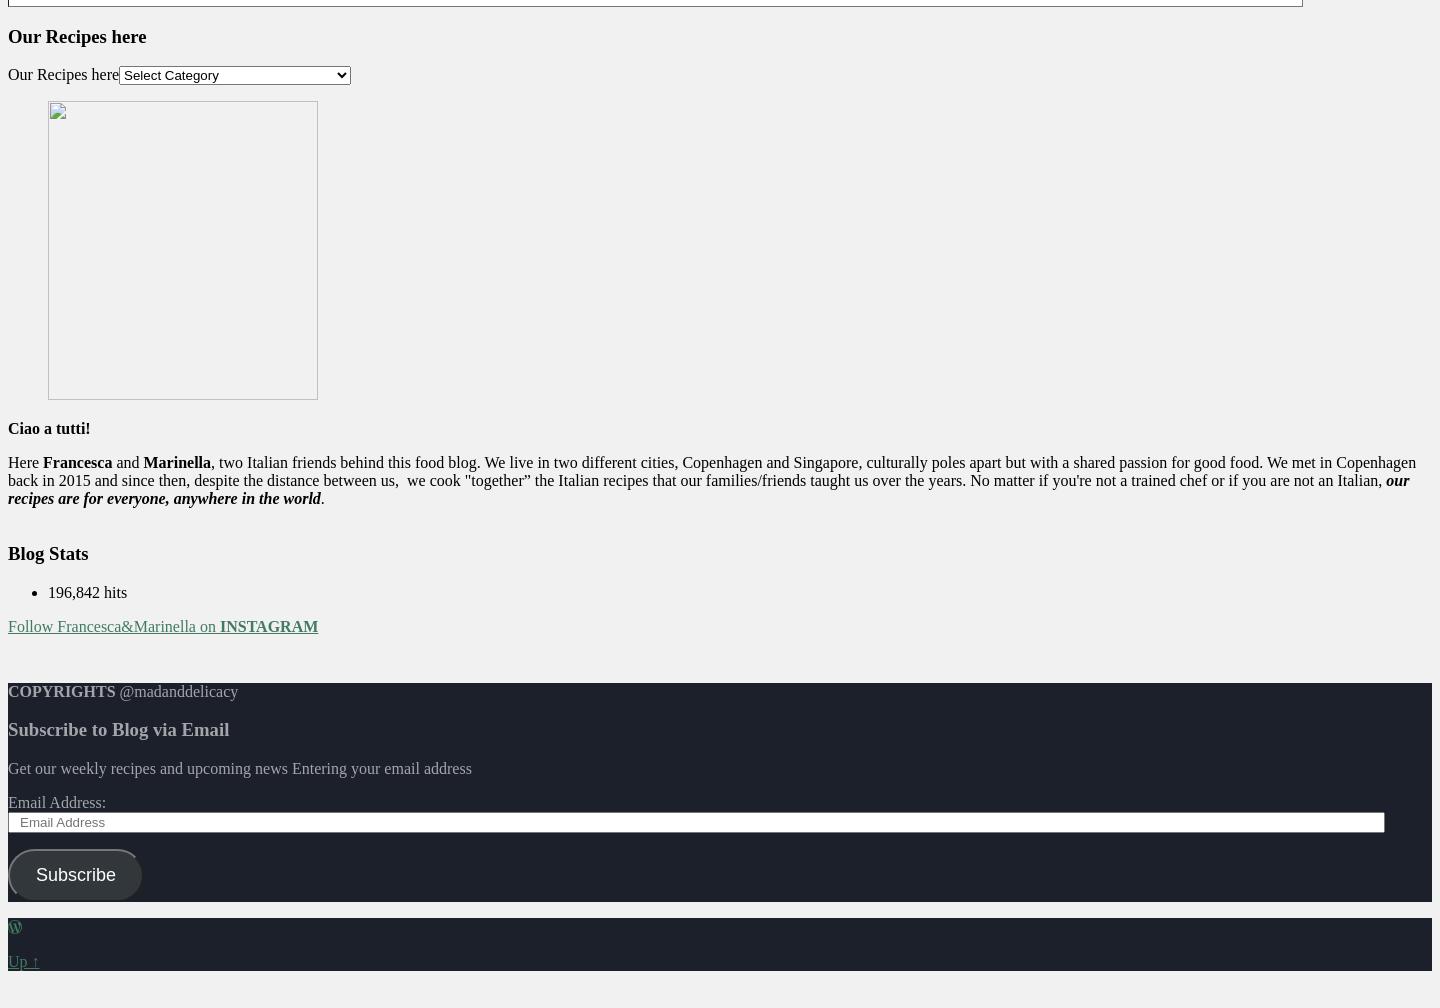 The height and width of the screenshot is (1008, 1440). I want to click on 'Blog Stats', so click(46, 553).